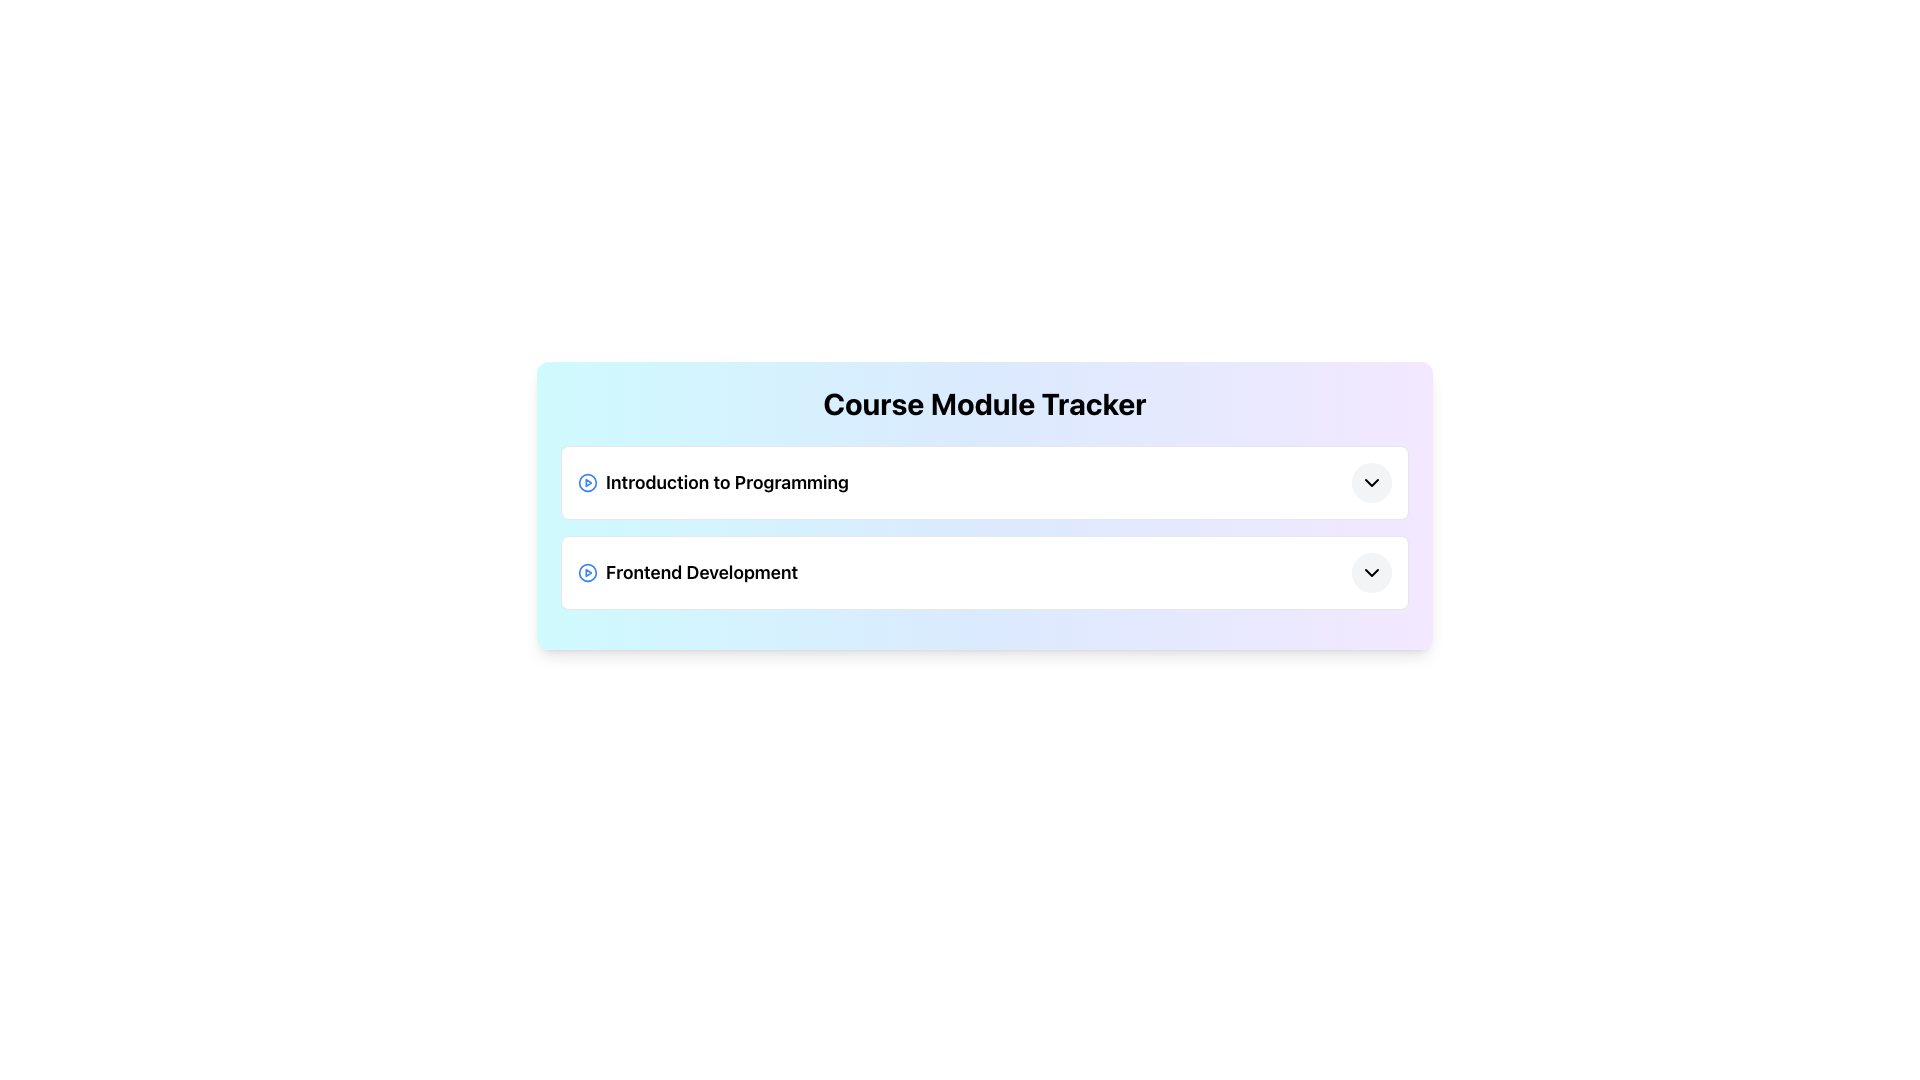 This screenshot has height=1080, width=1920. What do you see at coordinates (688, 573) in the screenshot?
I see `information indicated by the text label 'Frontend Development', which is styled in a bold large font and located in the second row of course modules, adjacent to a blue play button icon` at bounding box center [688, 573].